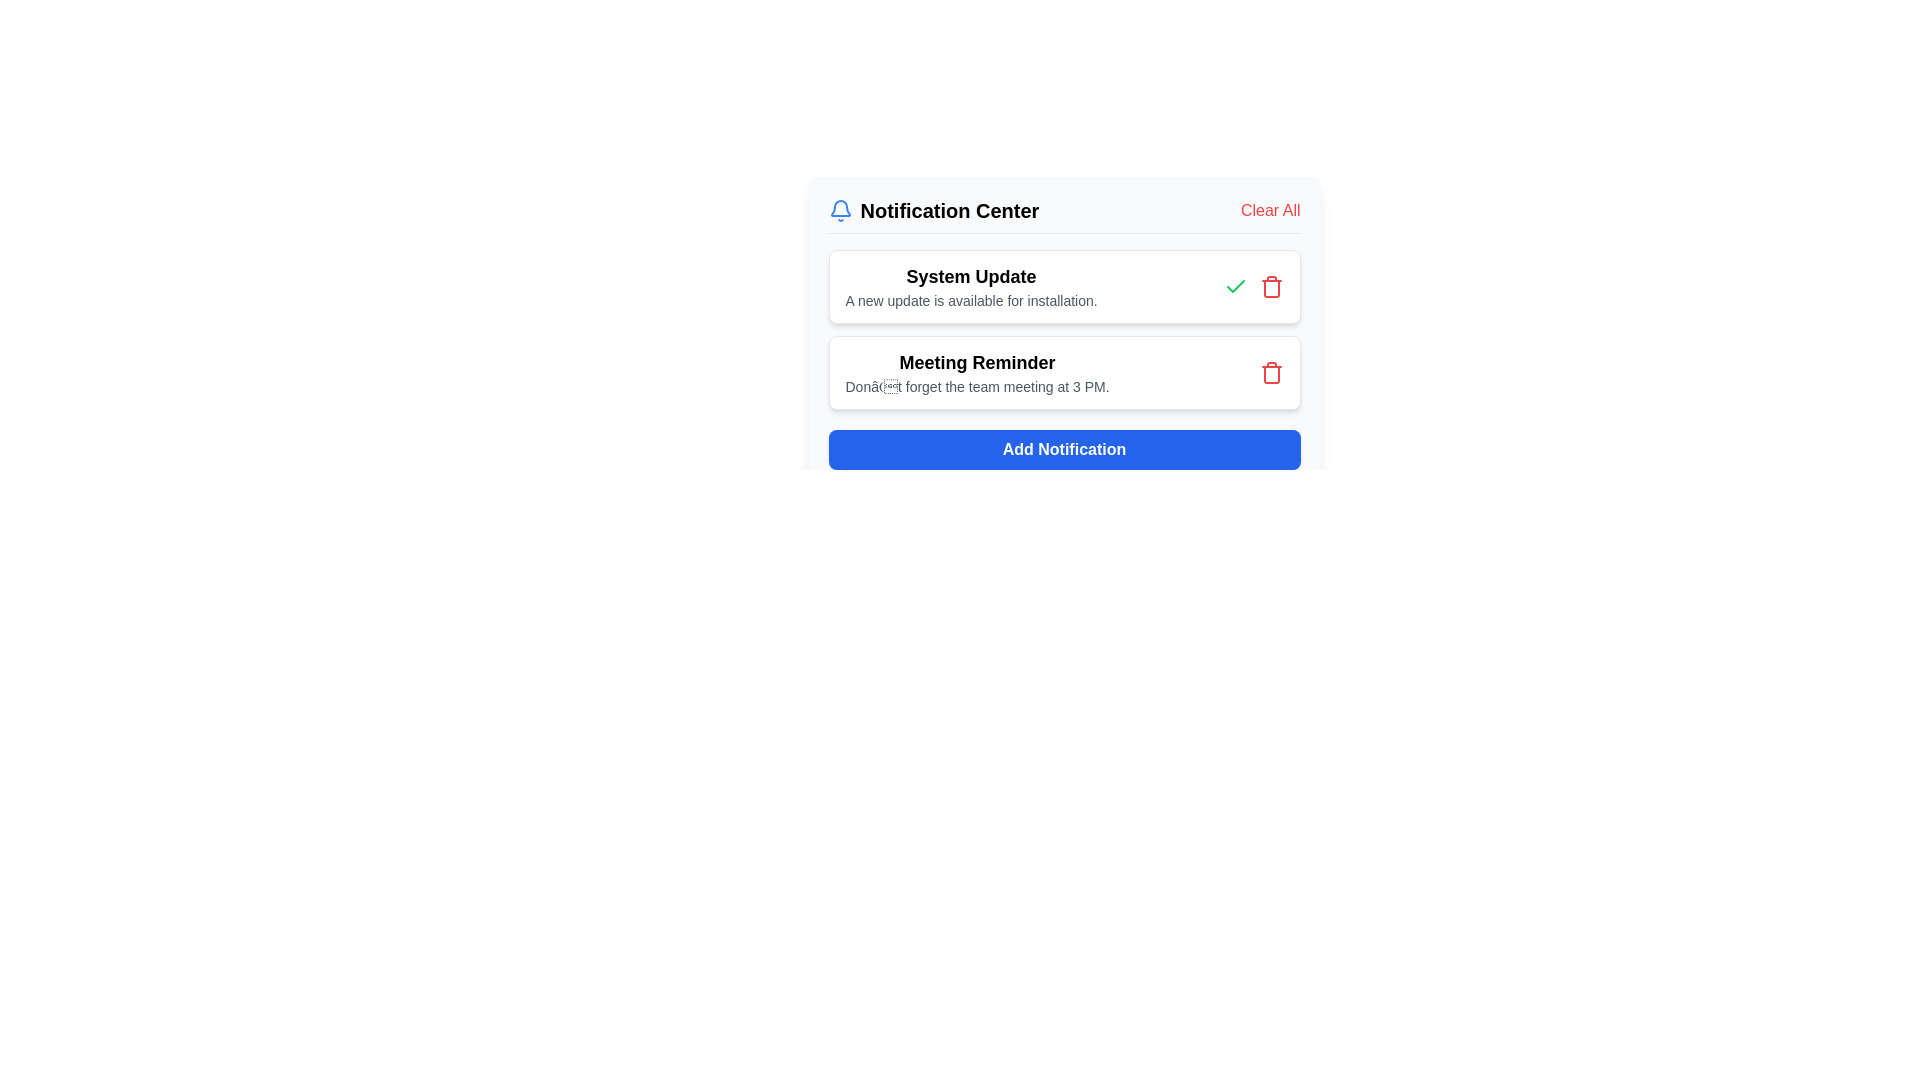  What do you see at coordinates (1270, 373) in the screenshot?
I see `the Icon Button located at the far right of the 'Meeting Reminder' notification card` at bounding box center [1270, 373].